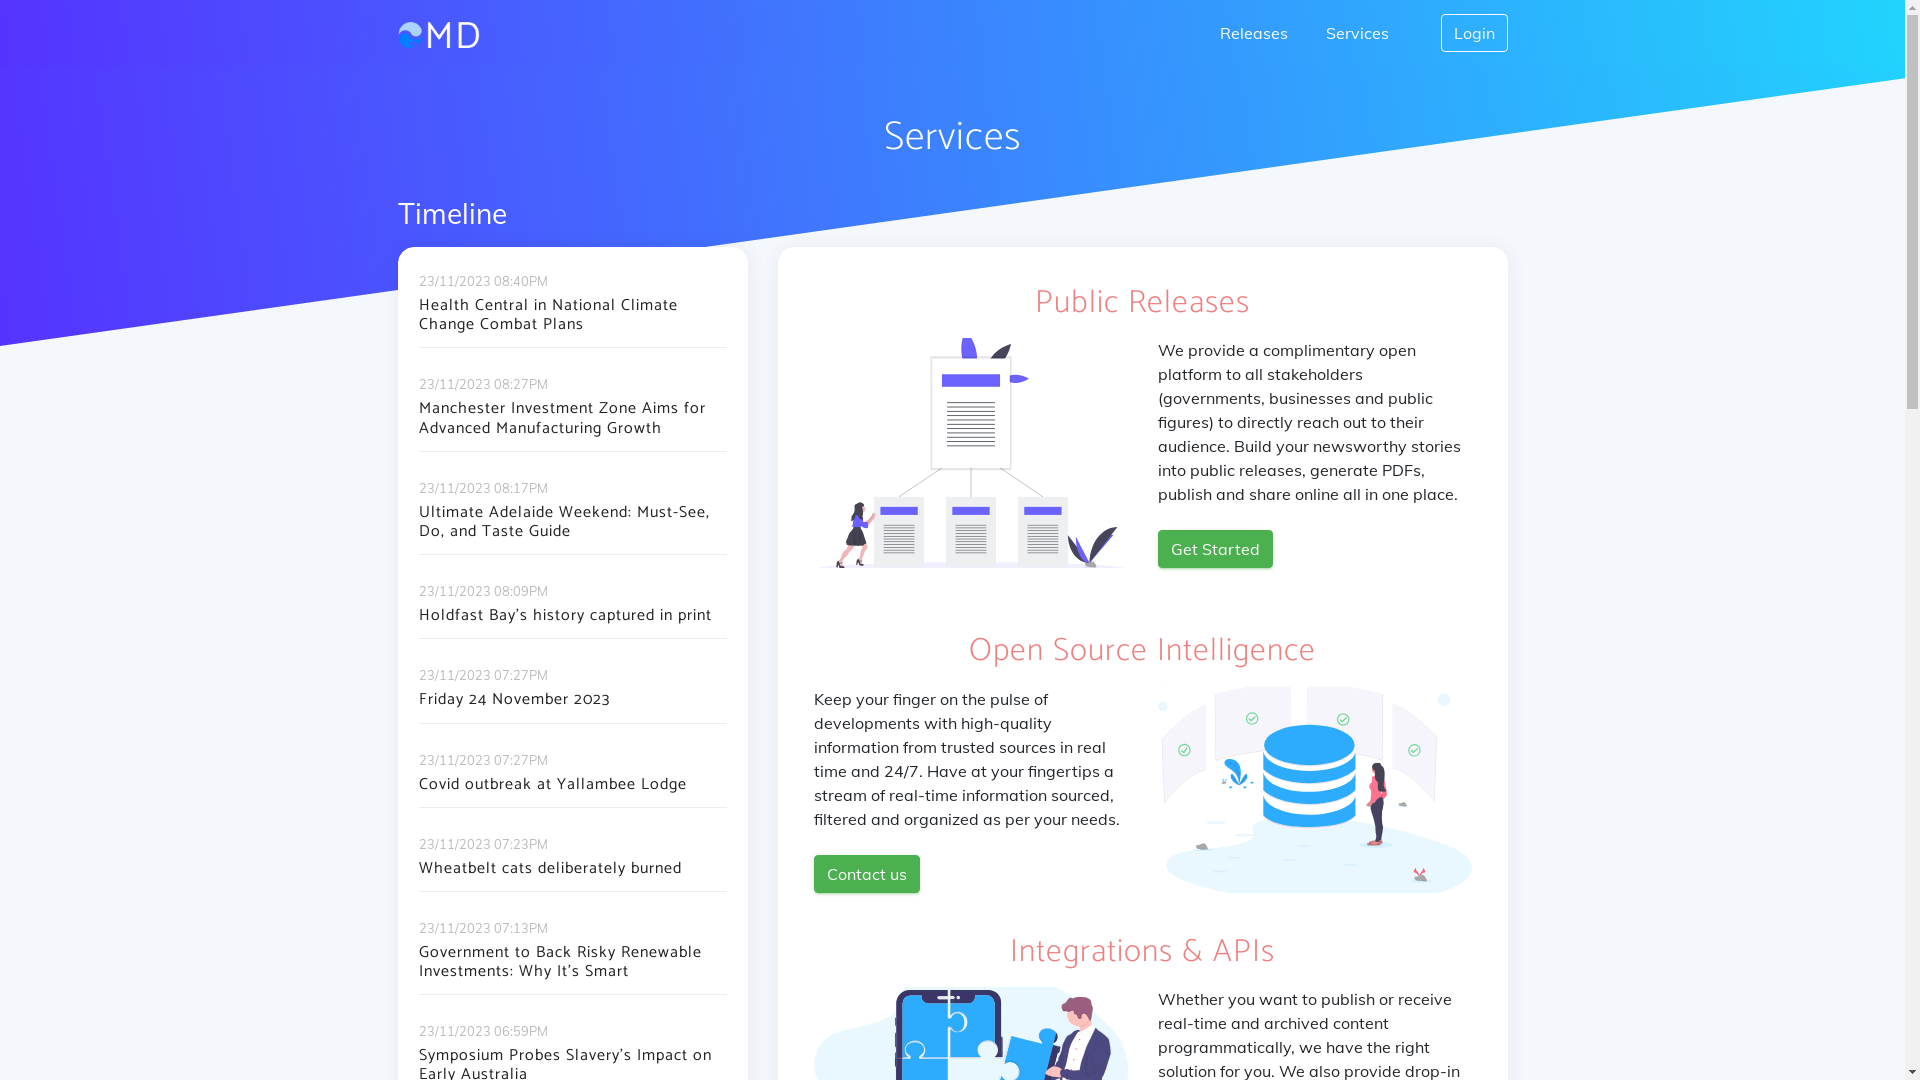 The width and height of the screenshot is (1920, 1080). What do you see at coordinates (570, 627) in the screenshot?
I see `'Holdfast Bay's history captured in print'` at bounding box center [570, 627].